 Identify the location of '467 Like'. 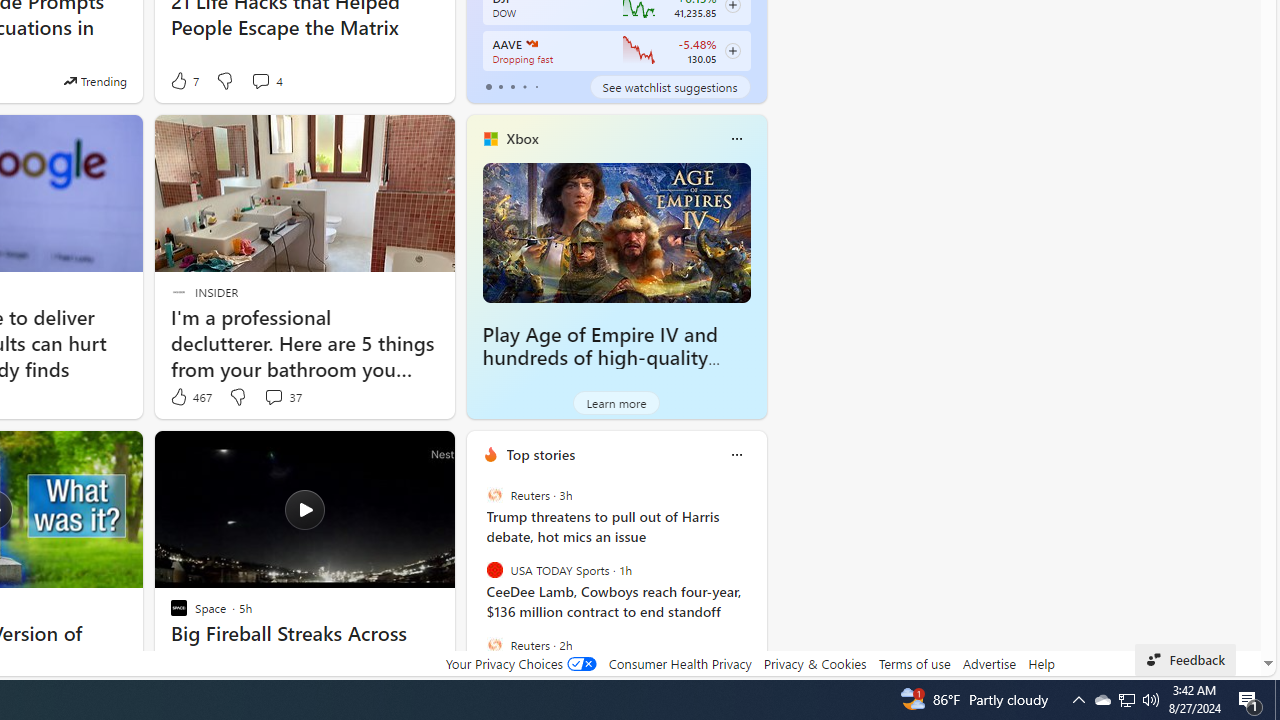
(190, 397).